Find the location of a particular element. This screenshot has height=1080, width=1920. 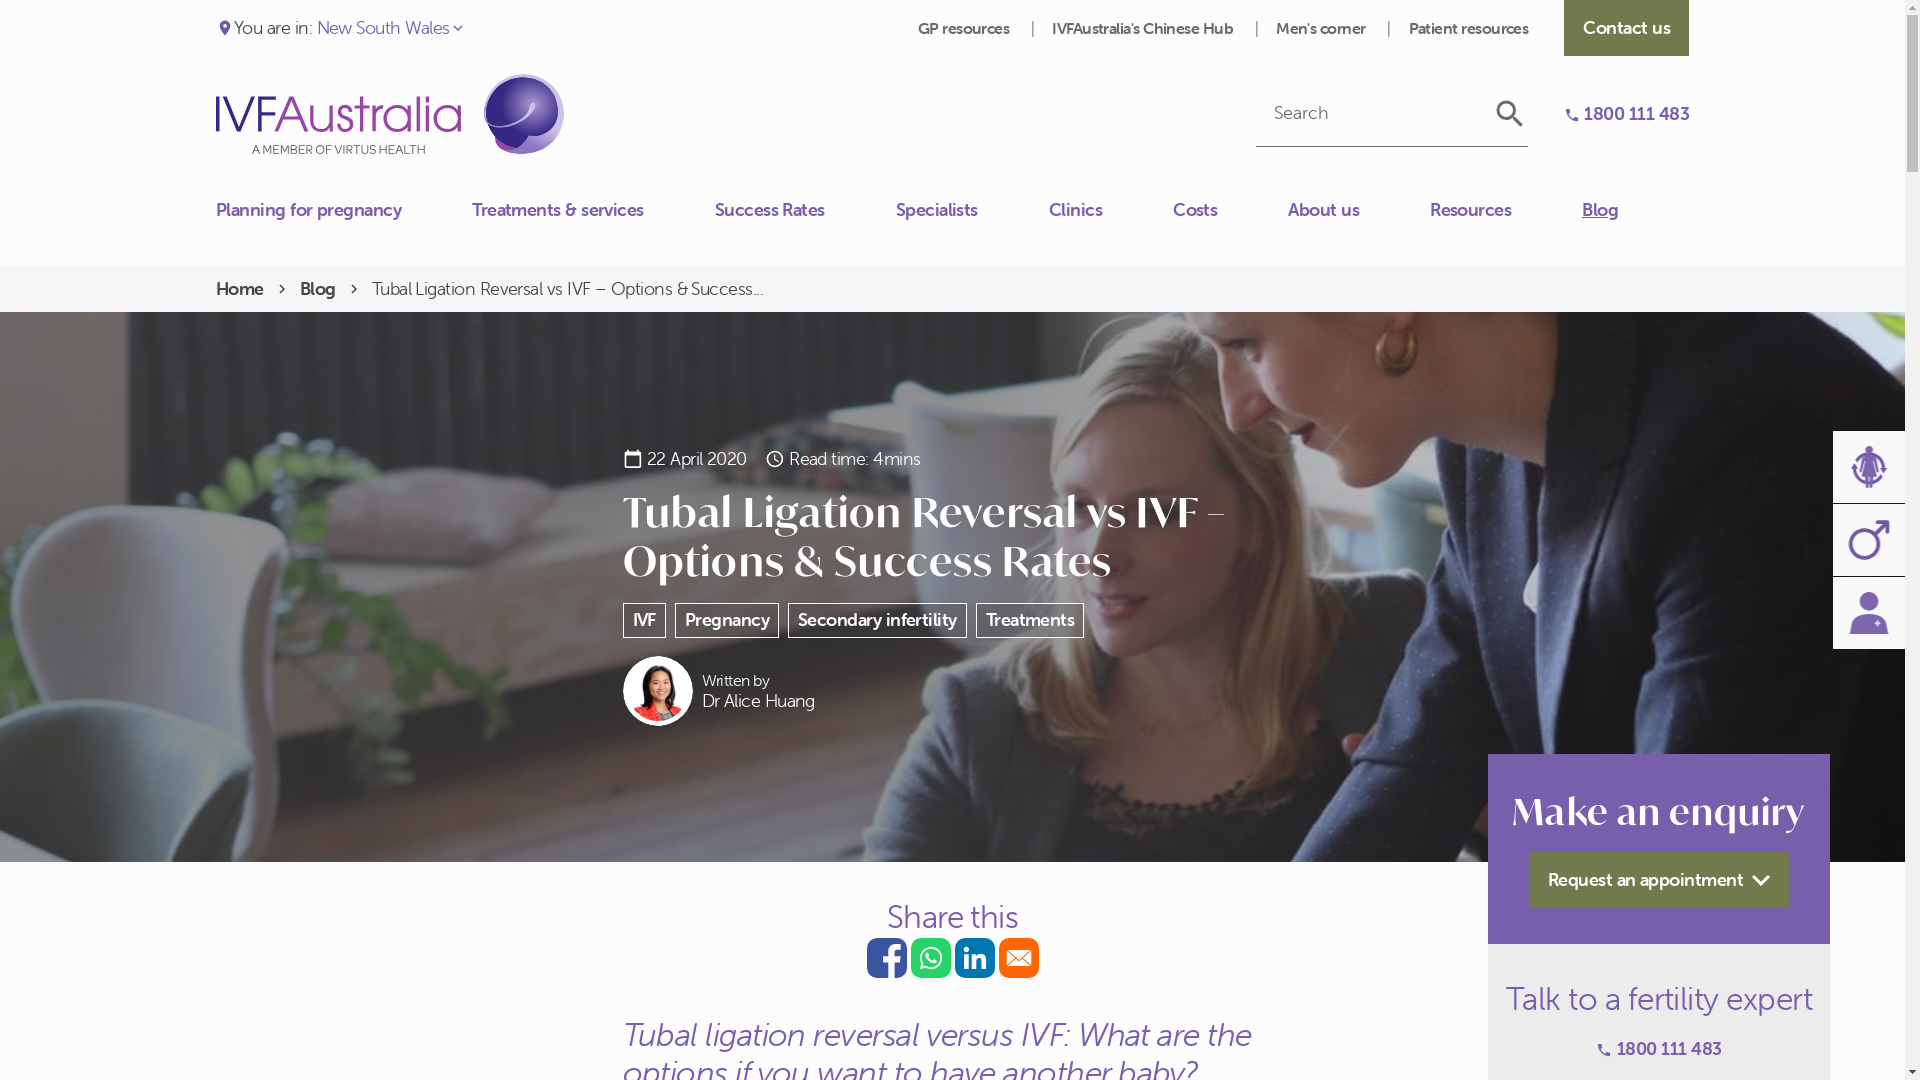

'Specialists' is located at coordinates (972, 209).